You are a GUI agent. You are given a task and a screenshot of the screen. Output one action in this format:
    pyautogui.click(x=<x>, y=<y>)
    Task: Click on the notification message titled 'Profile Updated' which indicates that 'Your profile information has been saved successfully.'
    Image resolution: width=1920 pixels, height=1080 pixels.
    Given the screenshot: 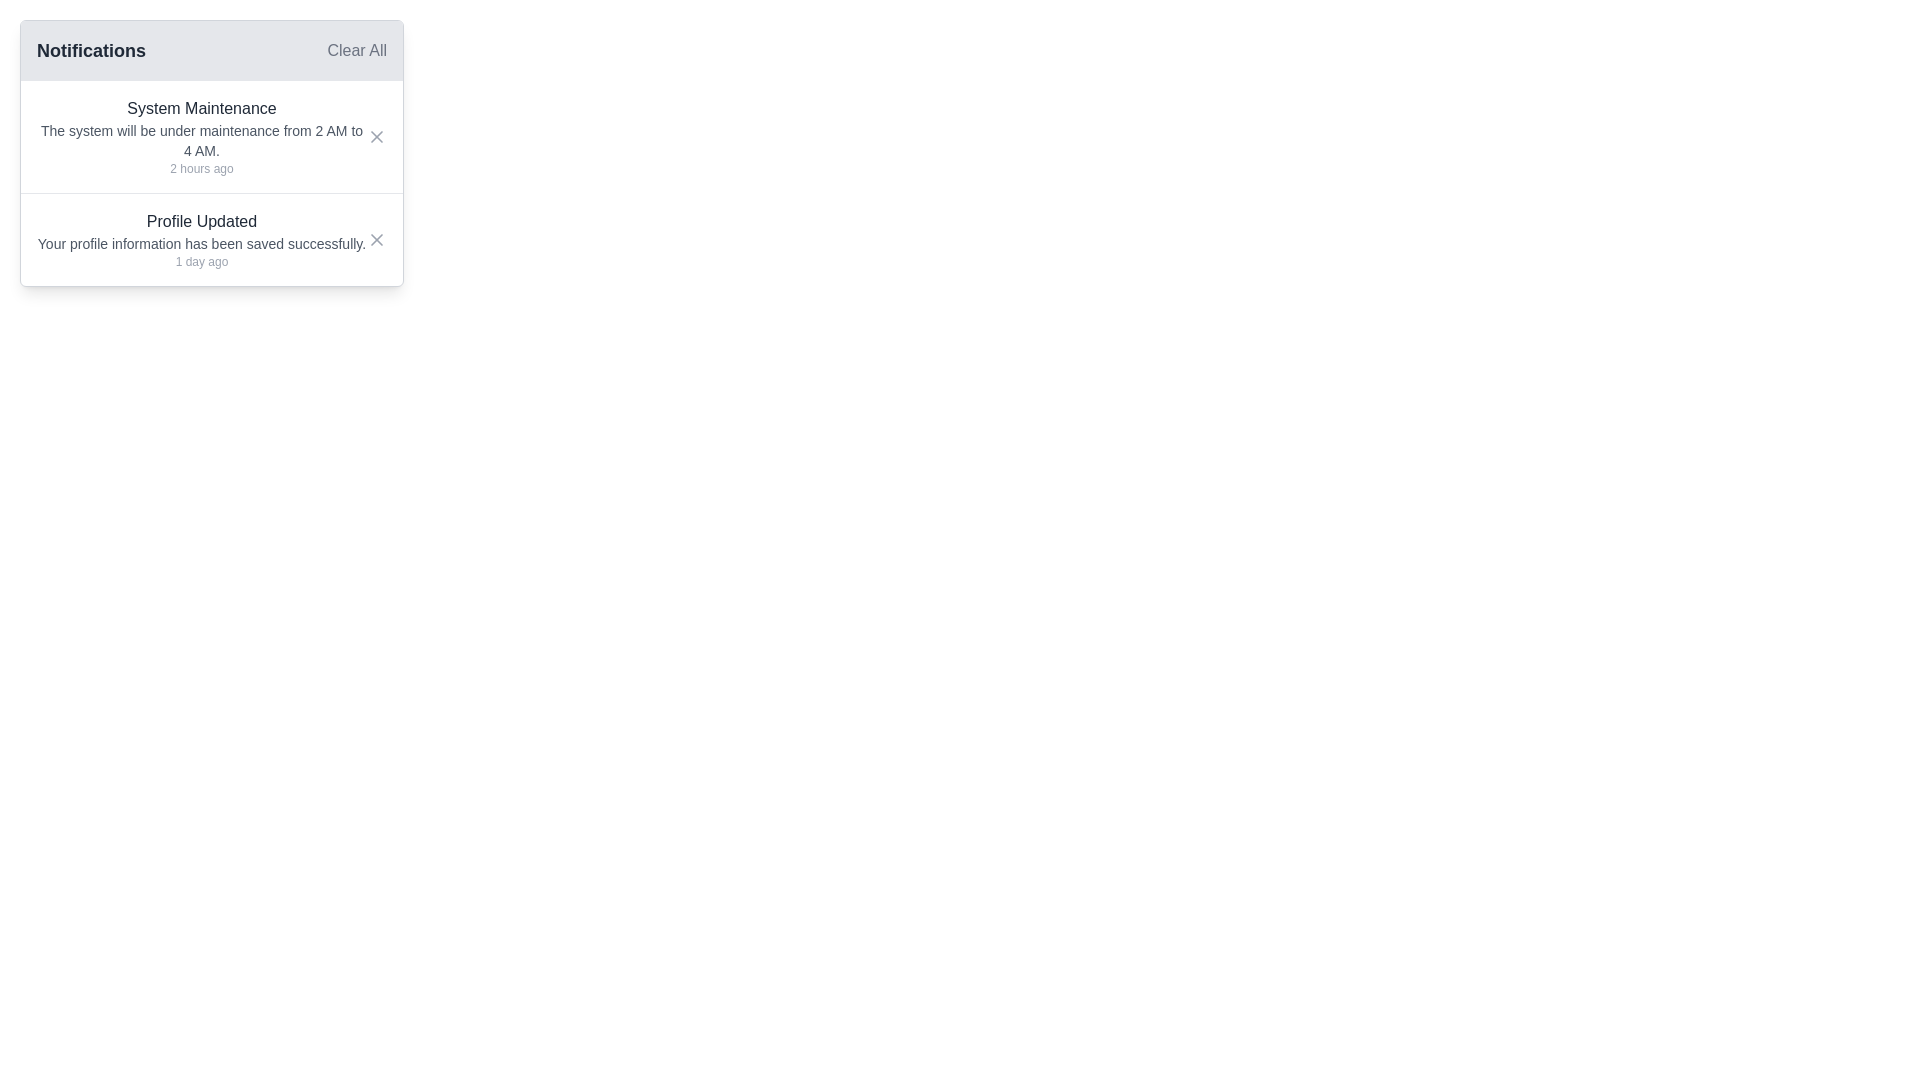 What is the action you would take?
    pyautogui.click(x=201, y=238)
    